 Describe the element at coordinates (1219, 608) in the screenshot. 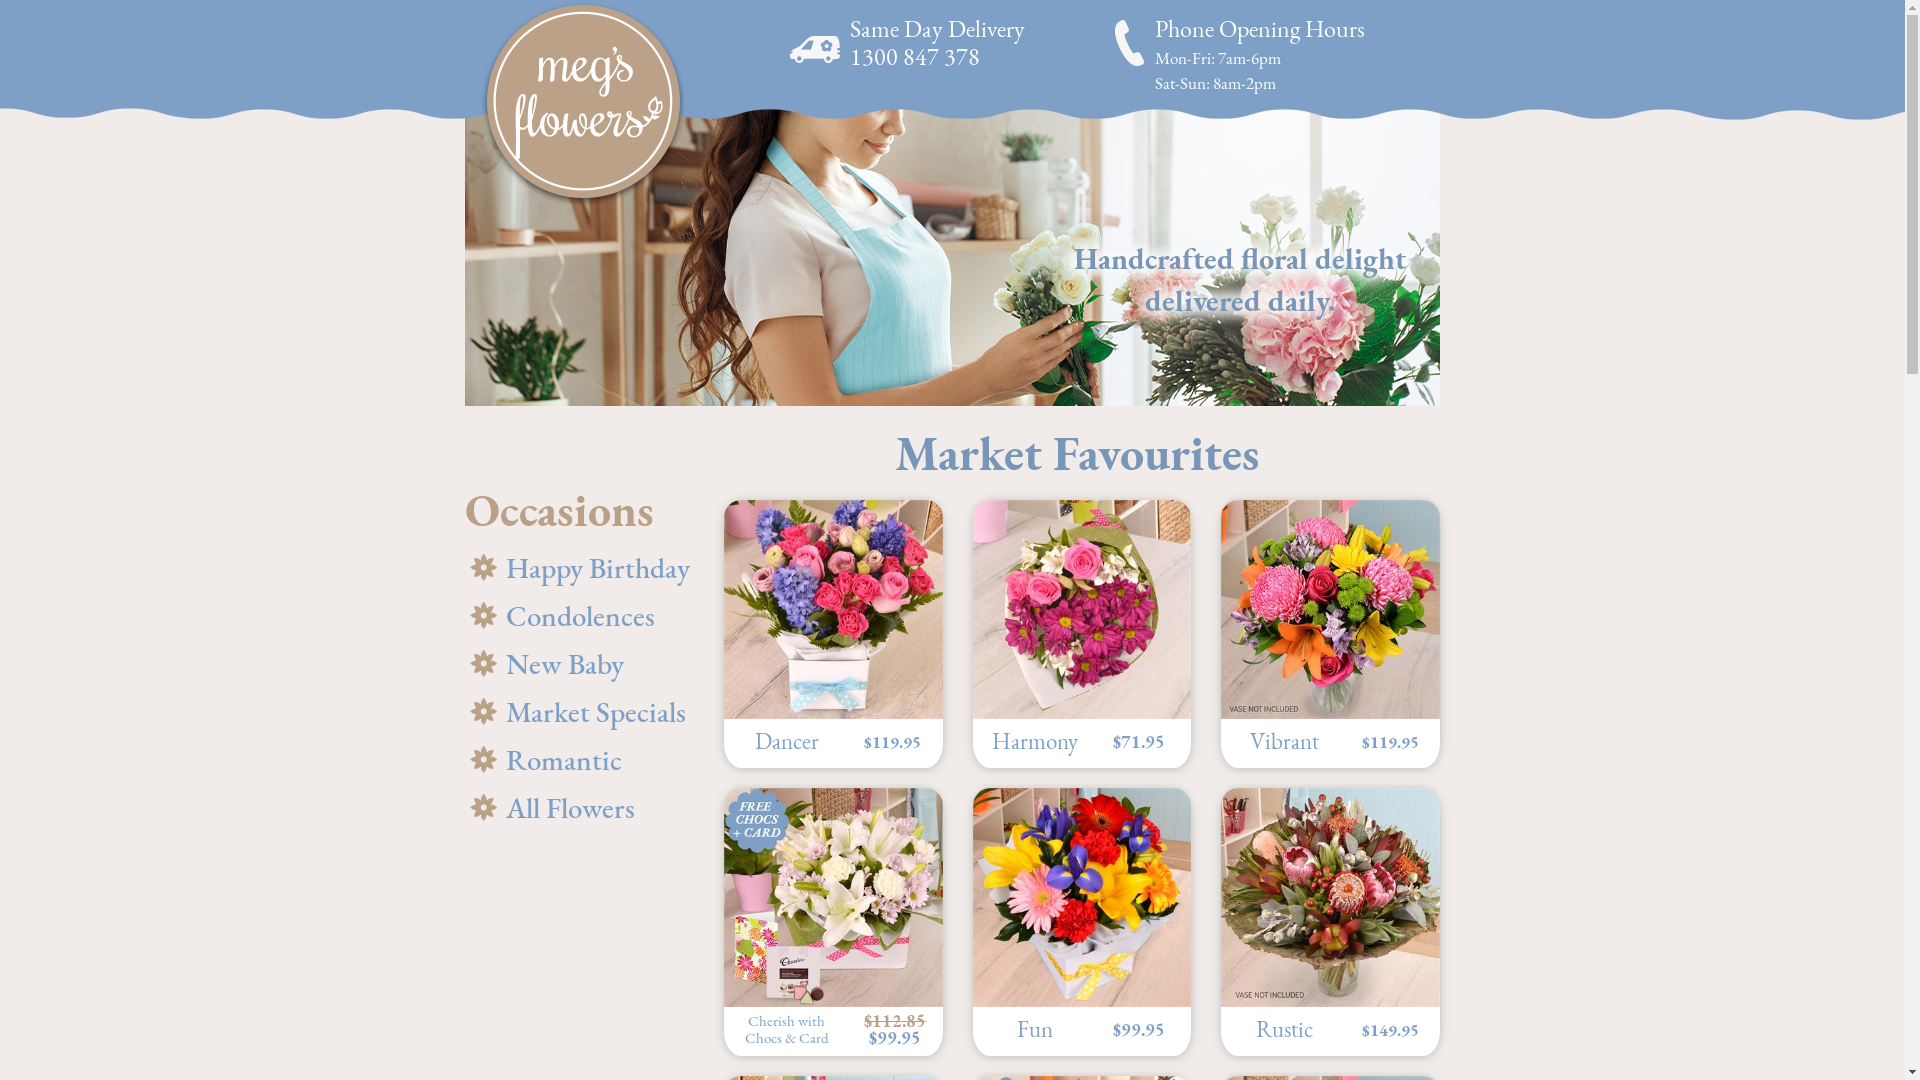

I see `'Vibrant Flowers'` at that location.